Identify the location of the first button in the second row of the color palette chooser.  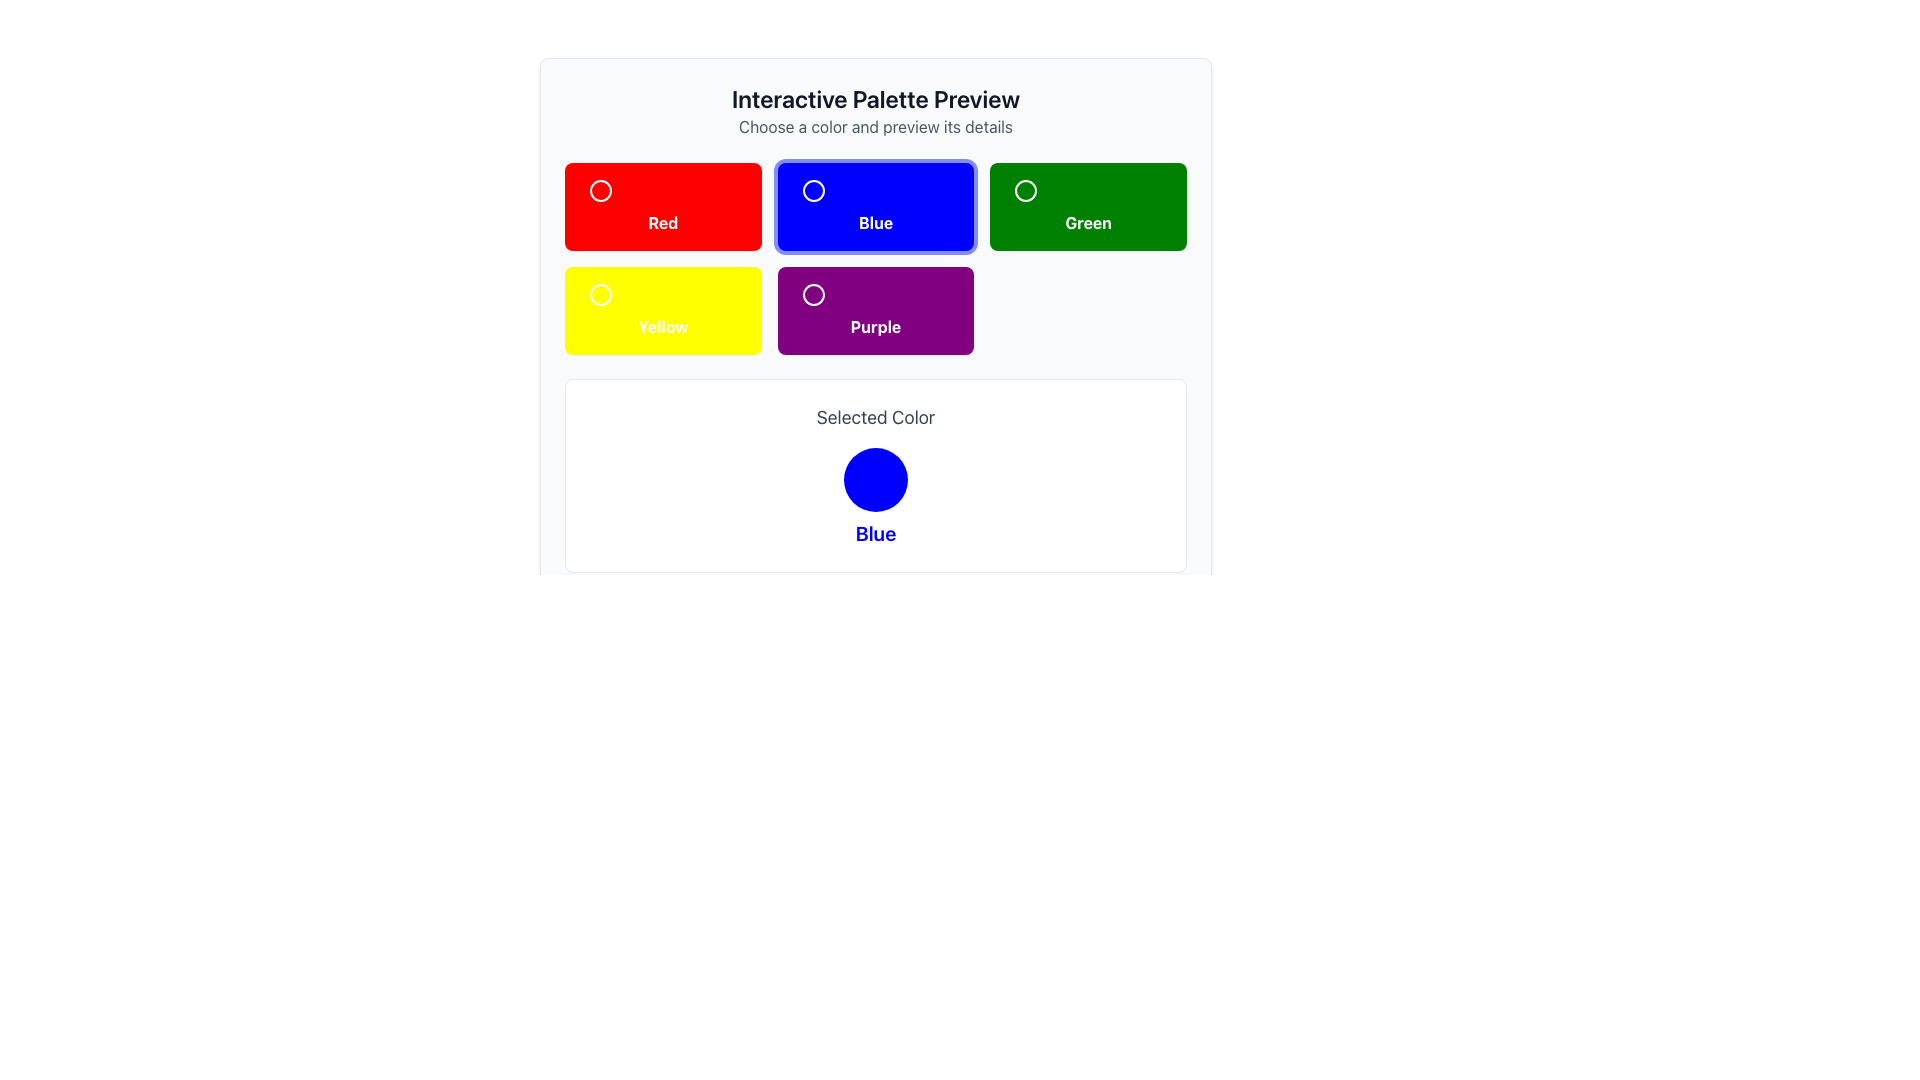
(663, 311).